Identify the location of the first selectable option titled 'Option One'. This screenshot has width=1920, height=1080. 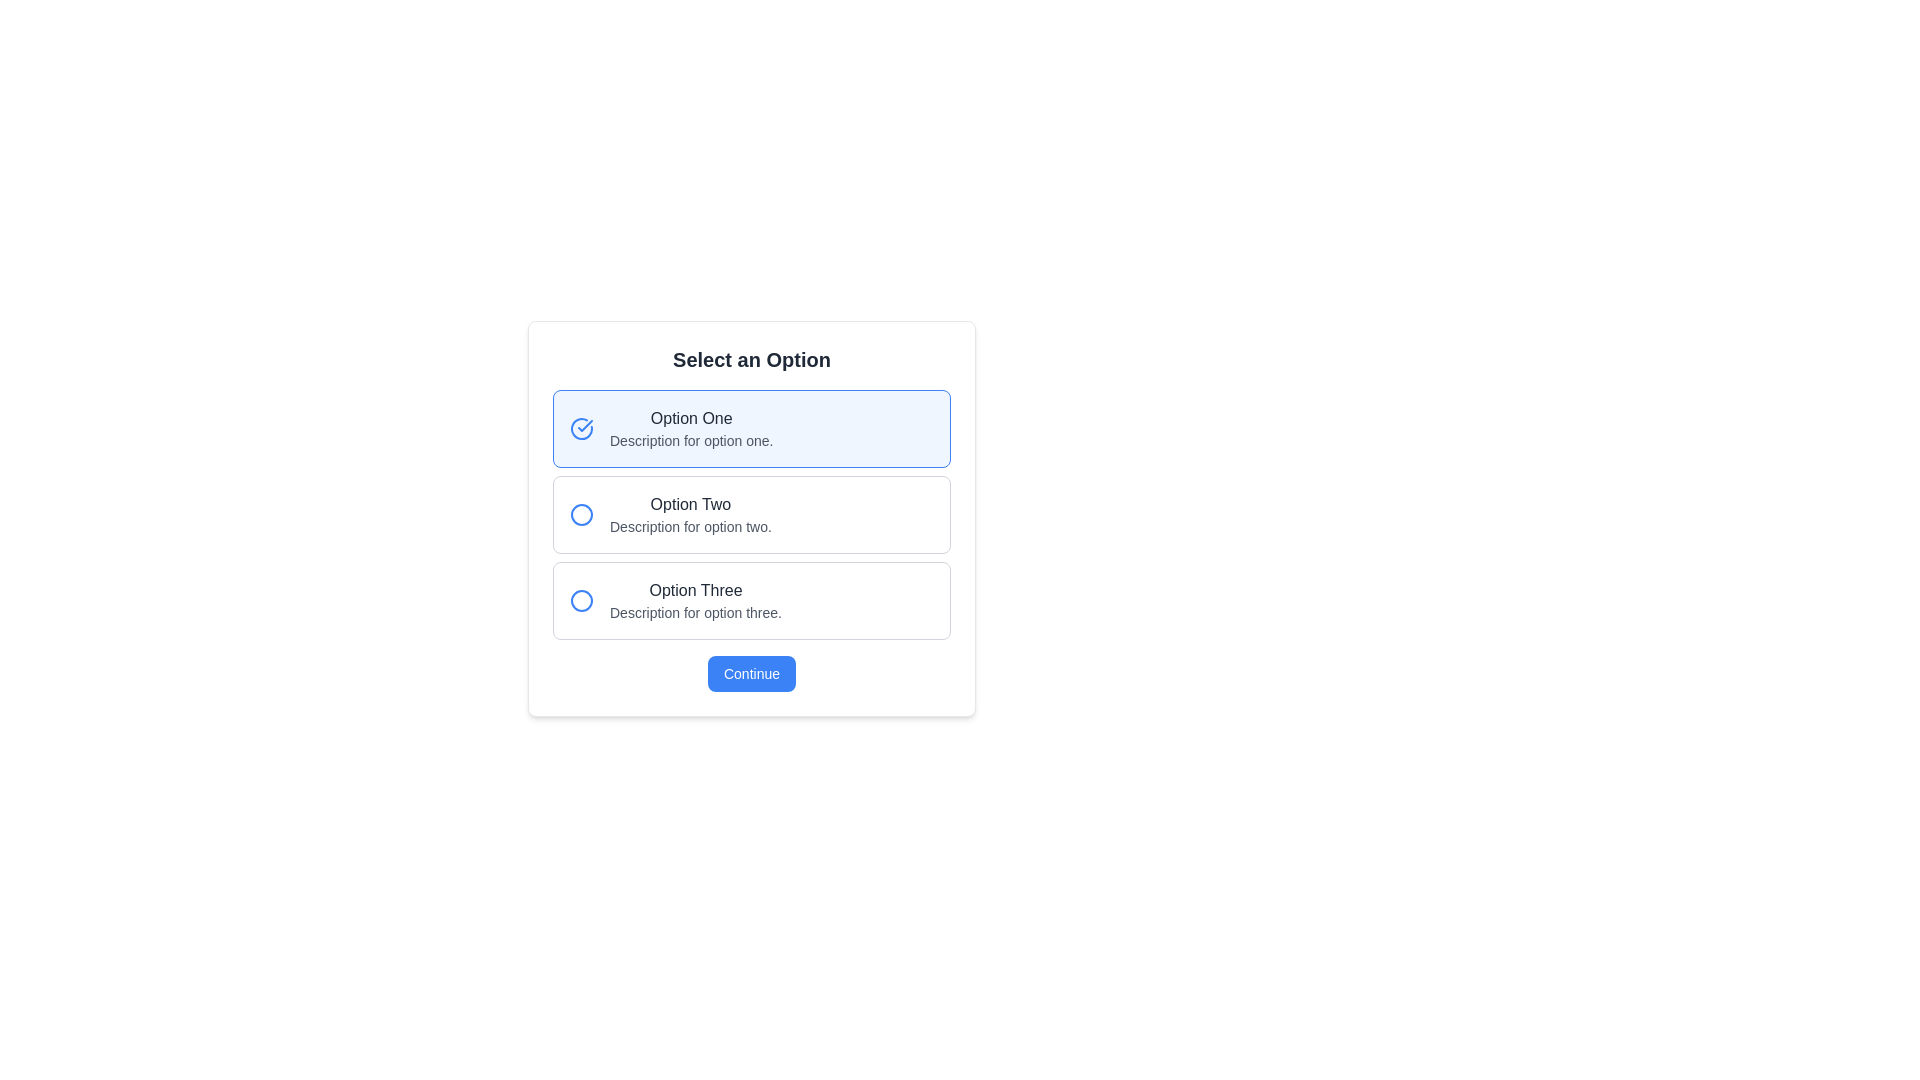
(691, 427).